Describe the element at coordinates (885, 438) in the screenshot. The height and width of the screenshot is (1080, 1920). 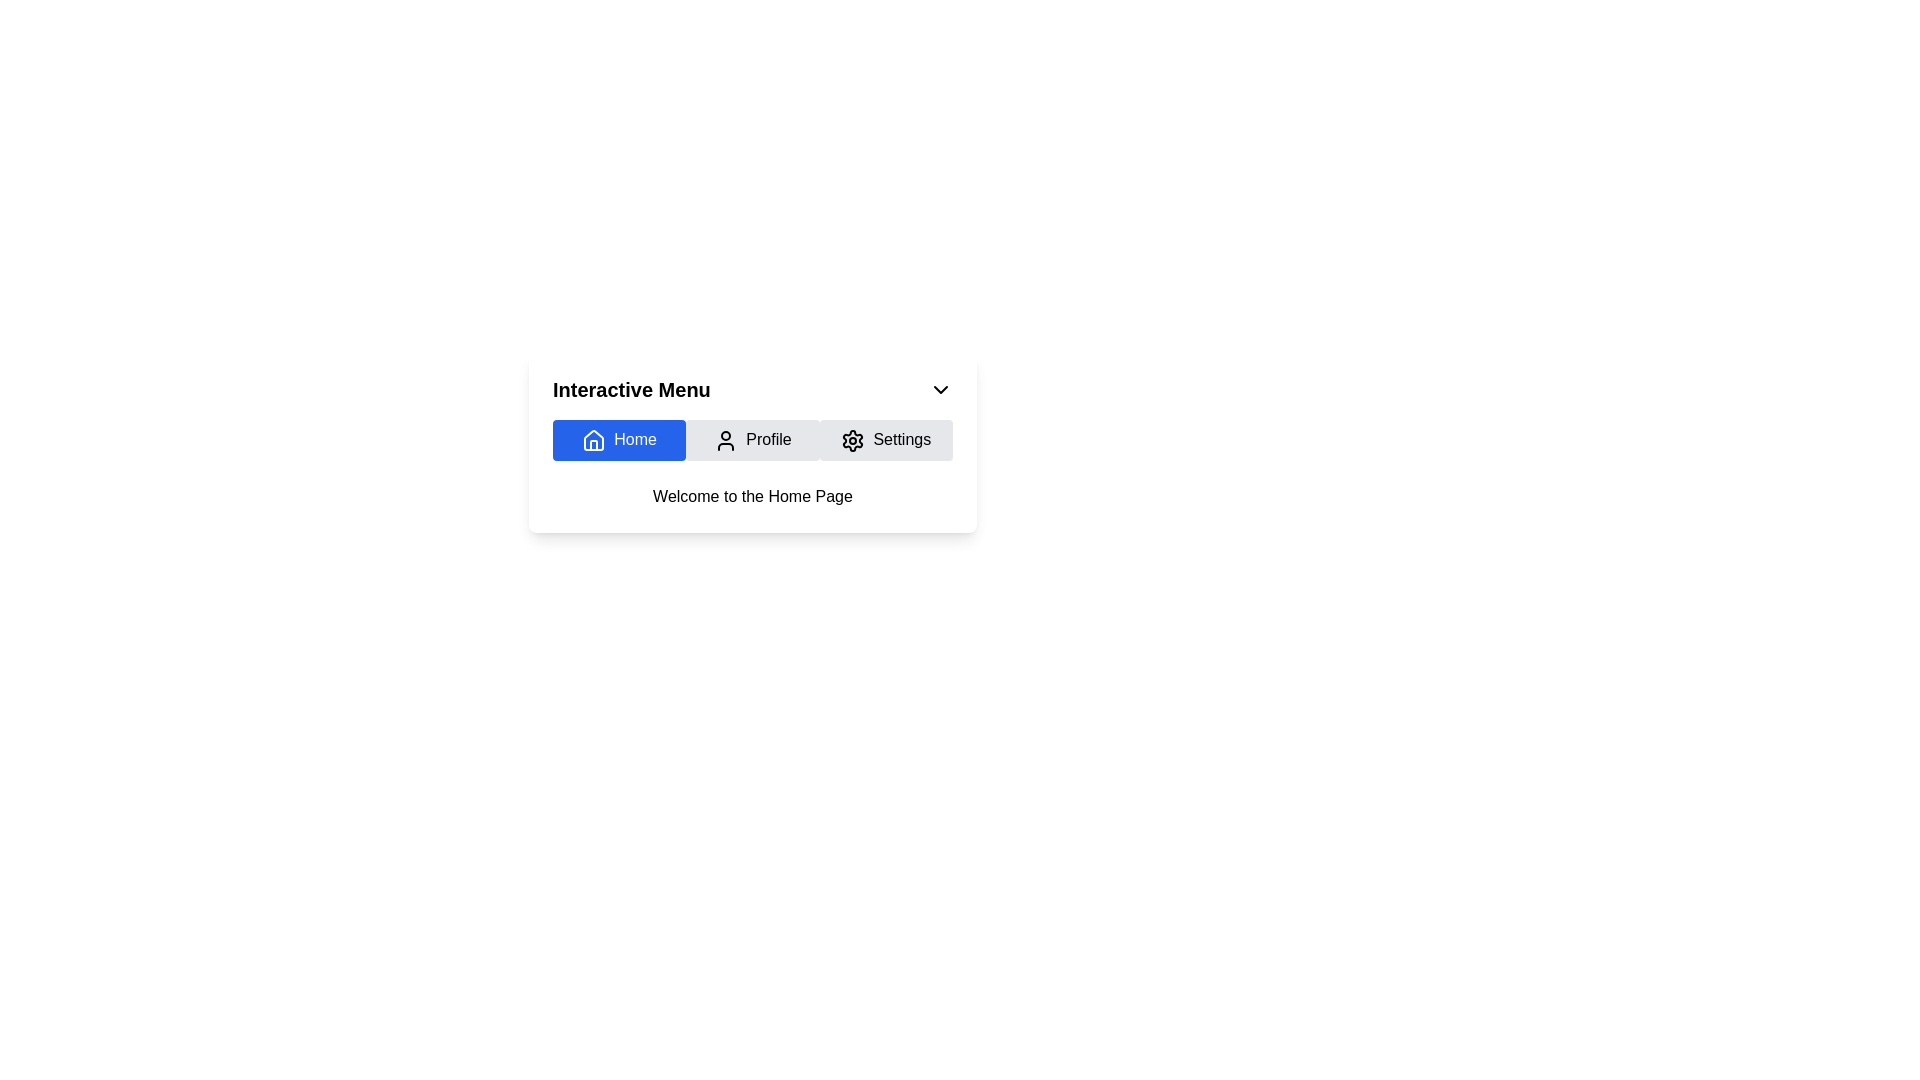
I see `the 'Settings' button, which is a rectangular button with rounded corners and a gray background, located to the right of the 'Profile' button in the horizontal menu bar` at that location.